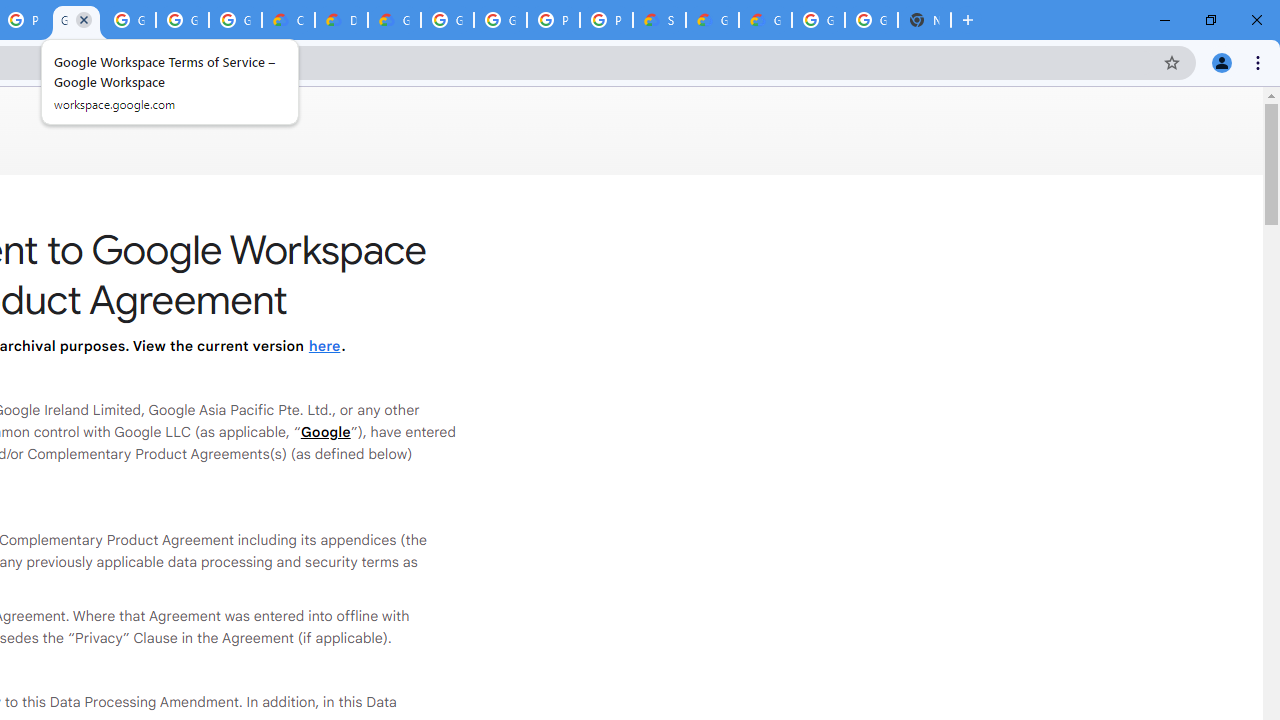 Image resolution: width=1280 pixels, height=720 pixels. I want to click on 'Google Cloud Service Health', so click(712, 20).